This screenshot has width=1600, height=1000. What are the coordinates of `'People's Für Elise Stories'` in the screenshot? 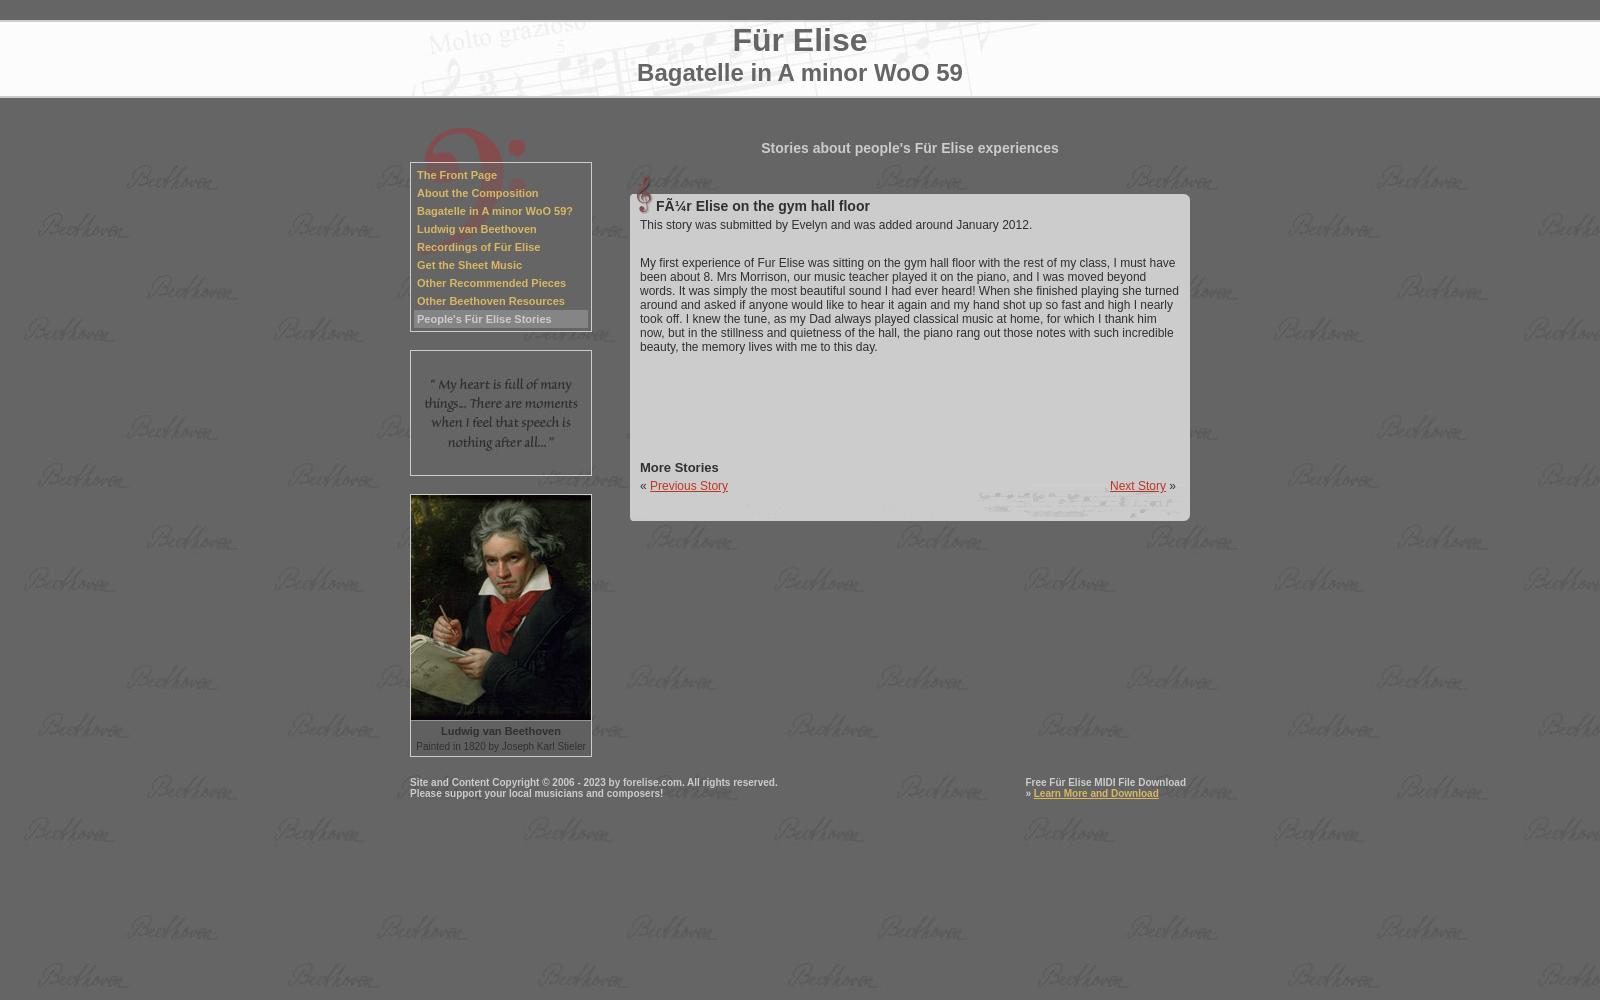 It's located at (483, 318).